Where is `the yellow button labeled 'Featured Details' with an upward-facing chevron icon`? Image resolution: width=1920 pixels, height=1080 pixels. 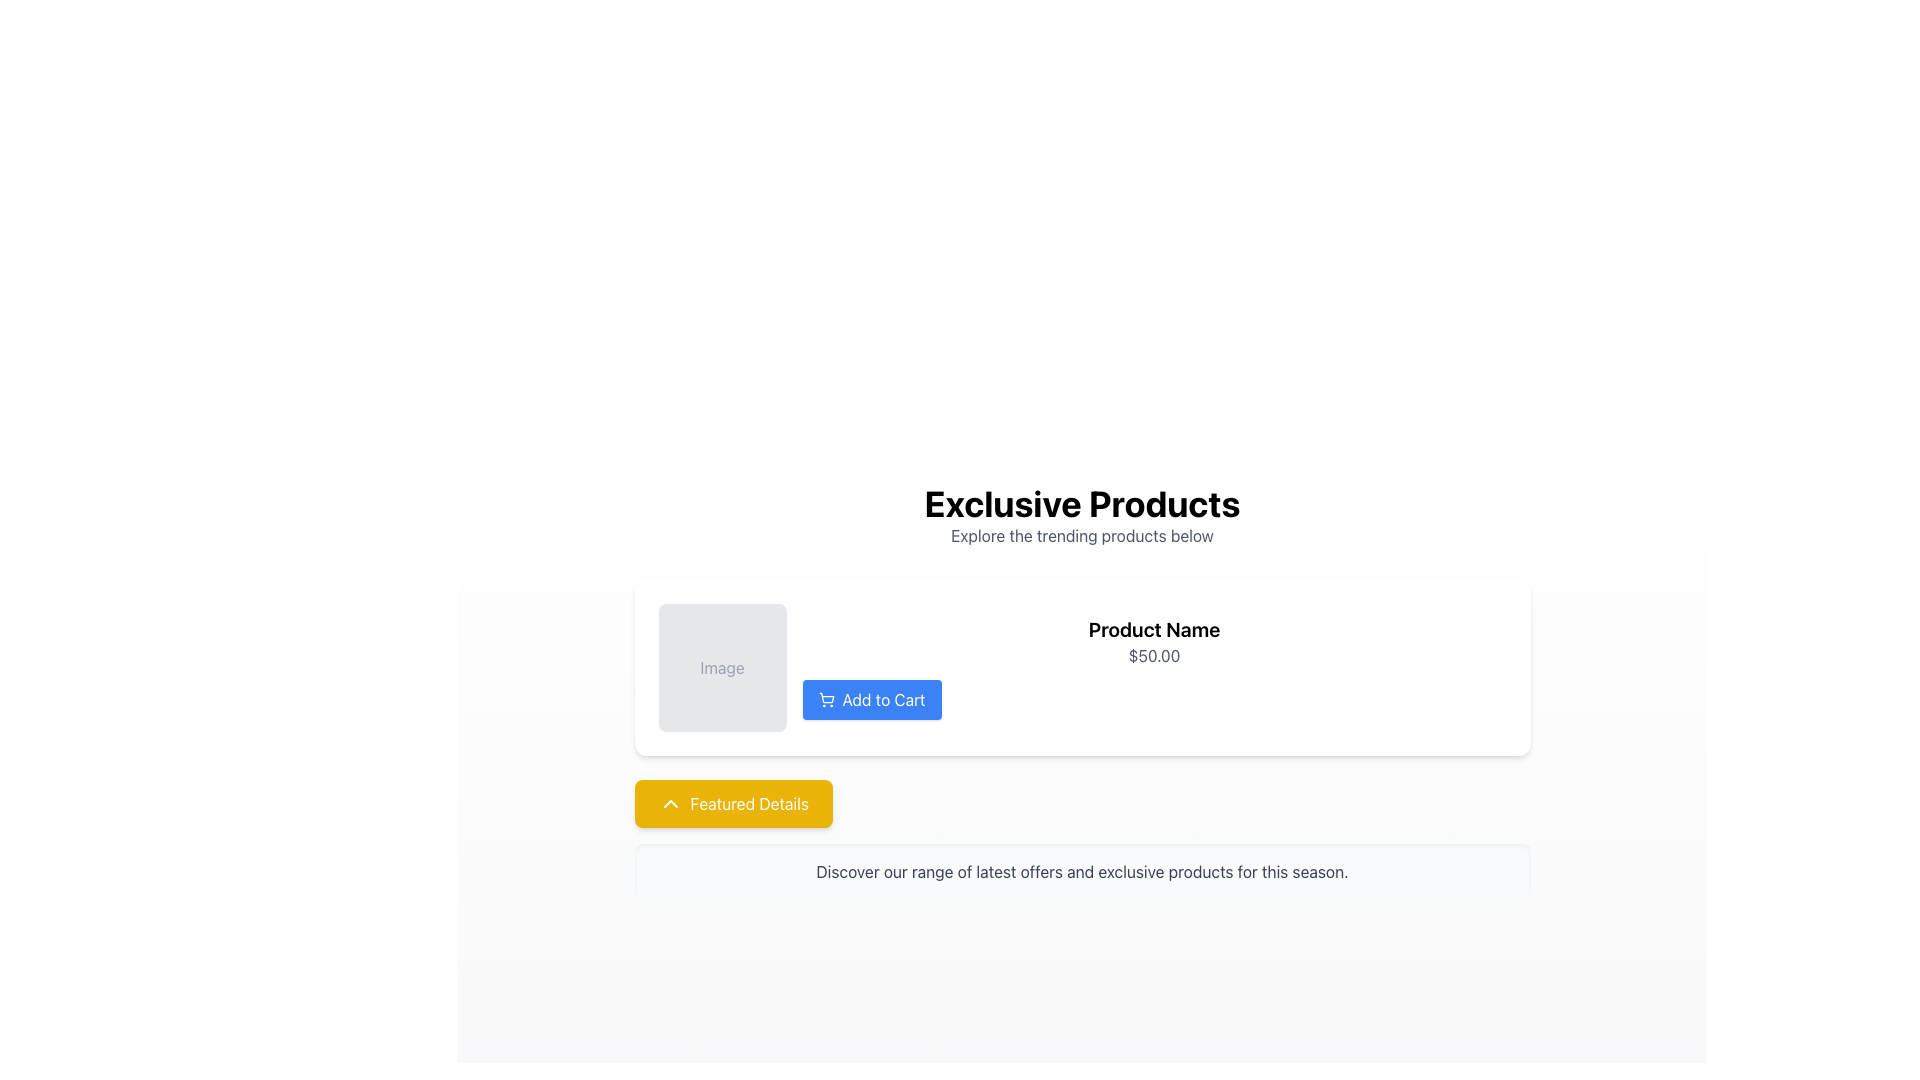 the yellow button labeled 'Featured Details' with an upward-facing chevron icon is located at coordinates (732, 802).